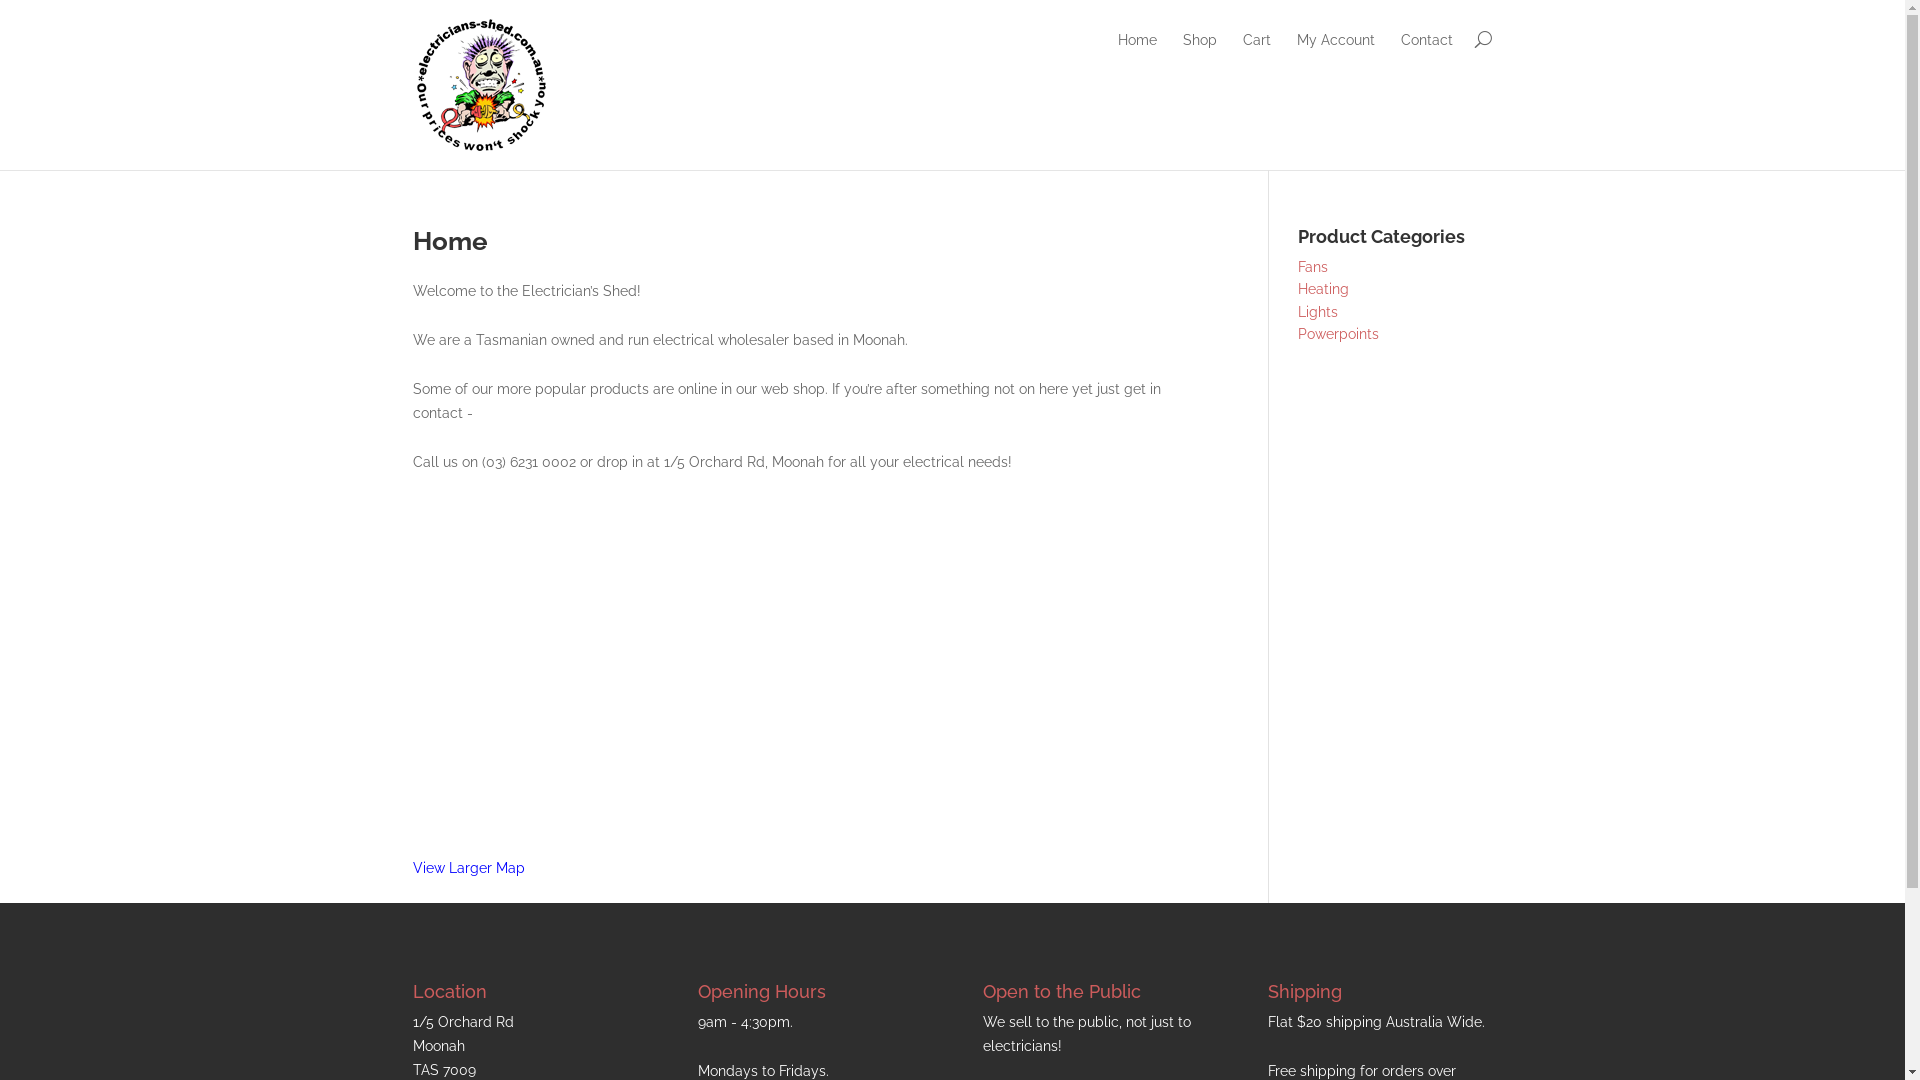  Describe the element at coordinates (1313, 265) in the screenshot. I see `'Fans'` at that location.